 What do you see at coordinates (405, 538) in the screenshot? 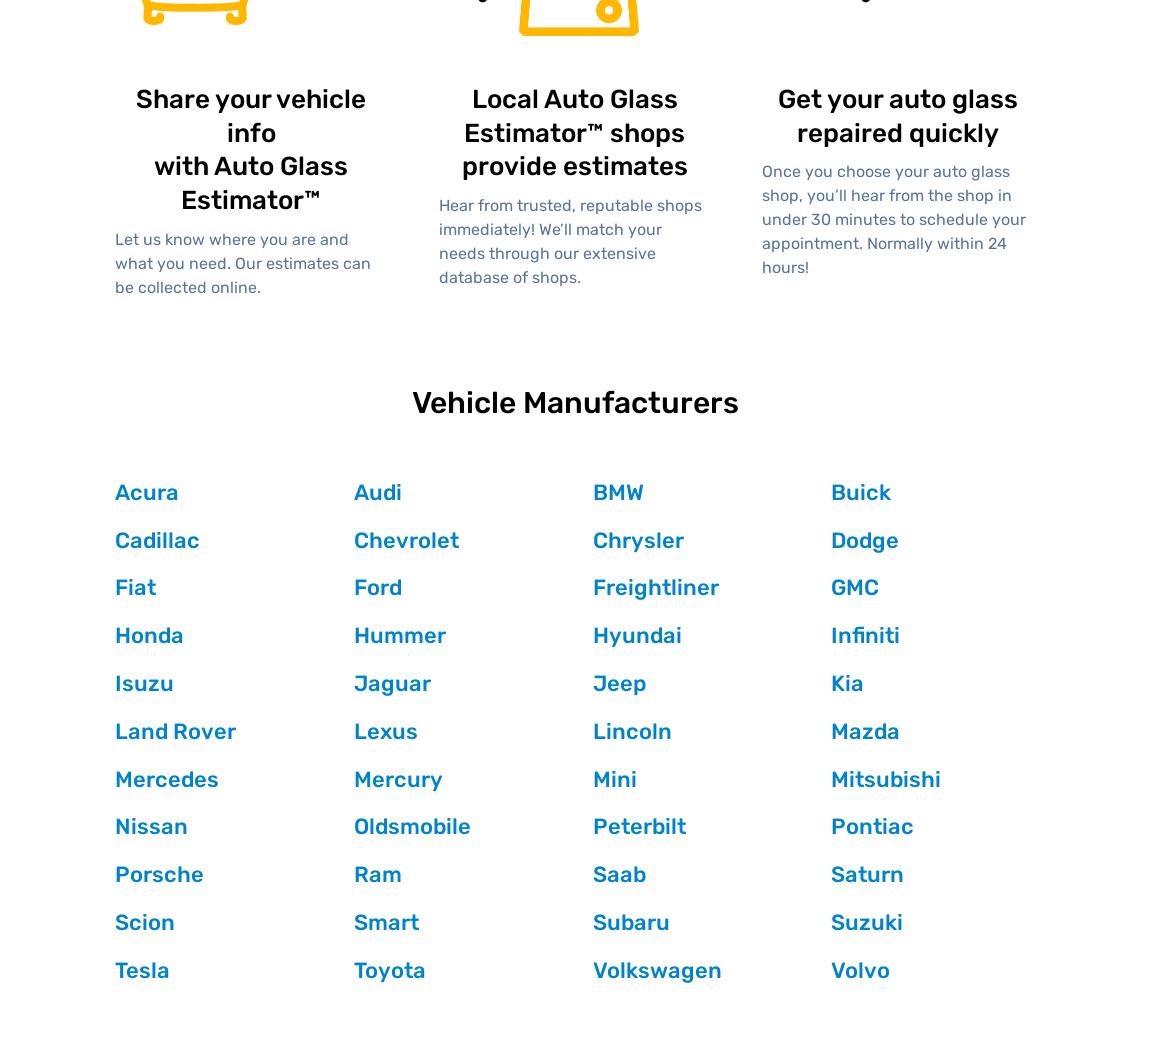
I see `'Chevrolet'` at bounding box center [405, 538].